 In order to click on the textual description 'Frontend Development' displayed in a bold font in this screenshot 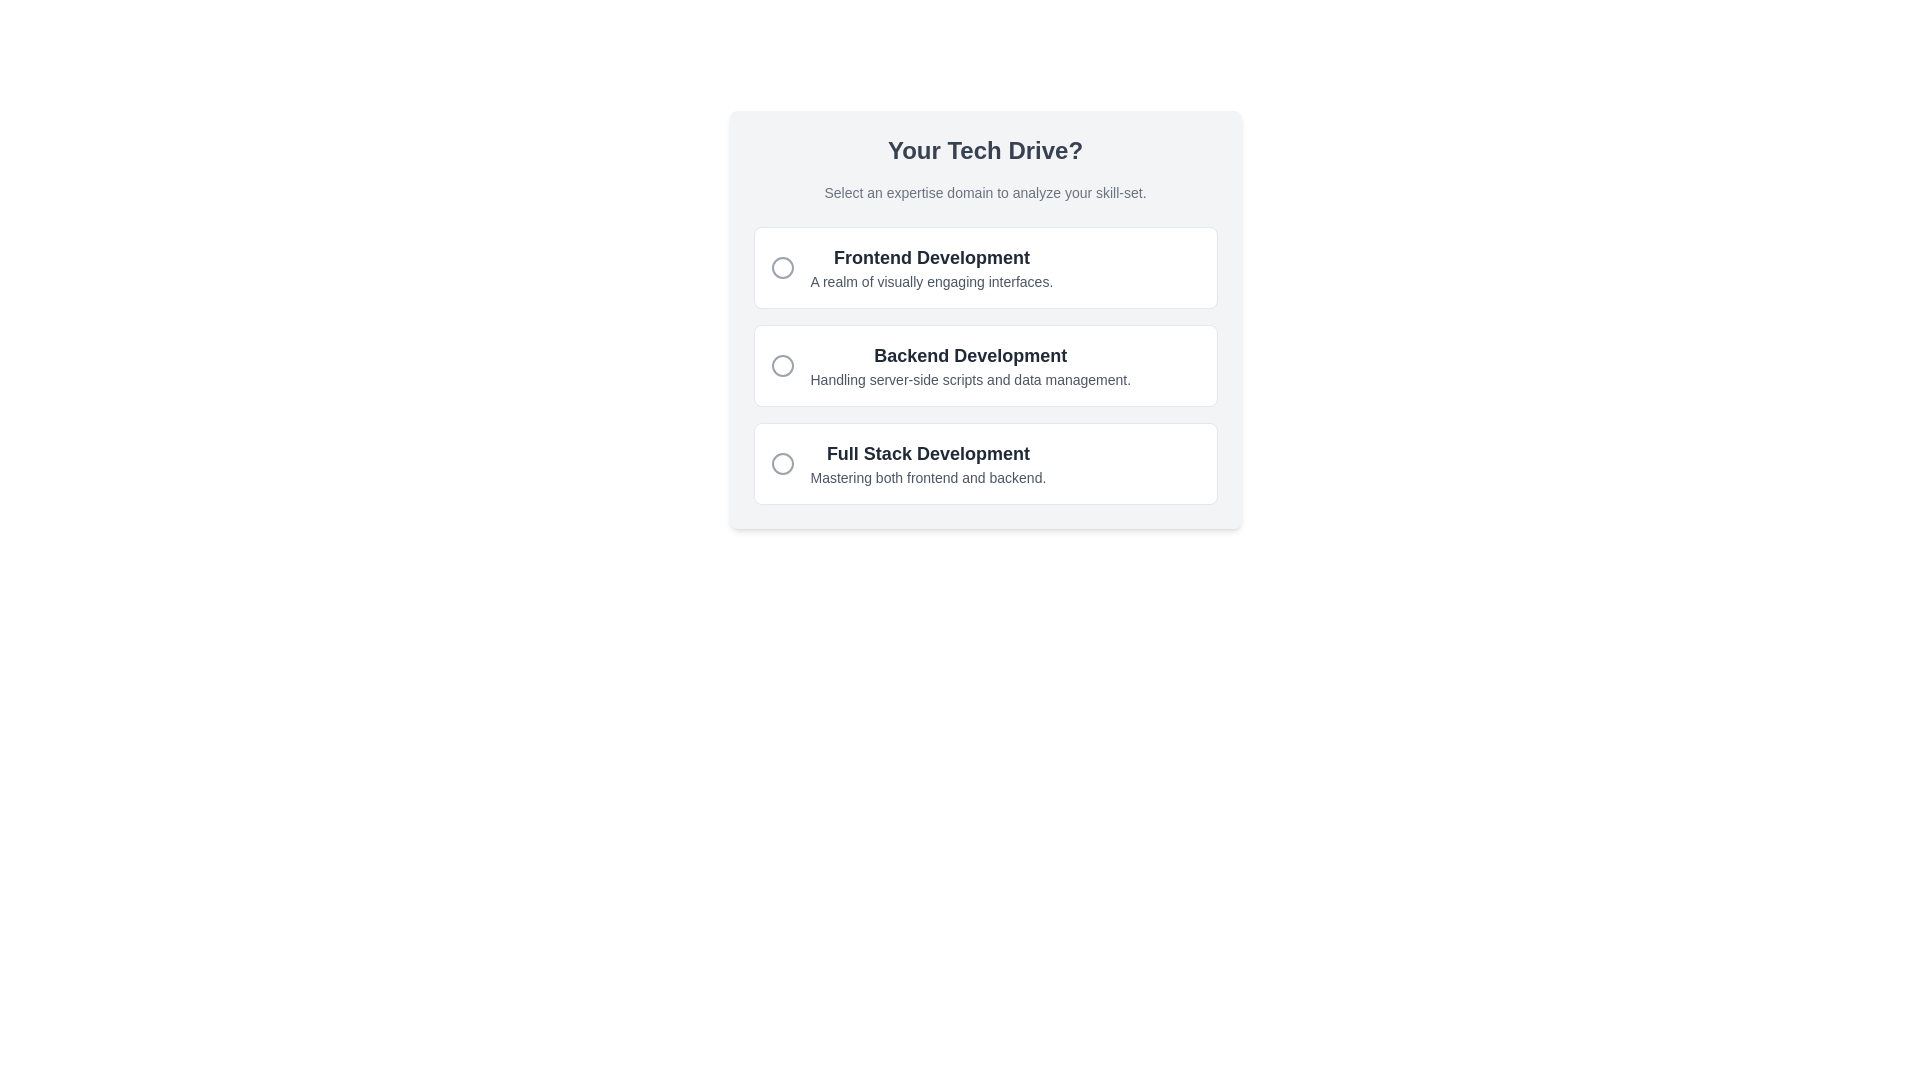, I will do `click(930, 266)`.